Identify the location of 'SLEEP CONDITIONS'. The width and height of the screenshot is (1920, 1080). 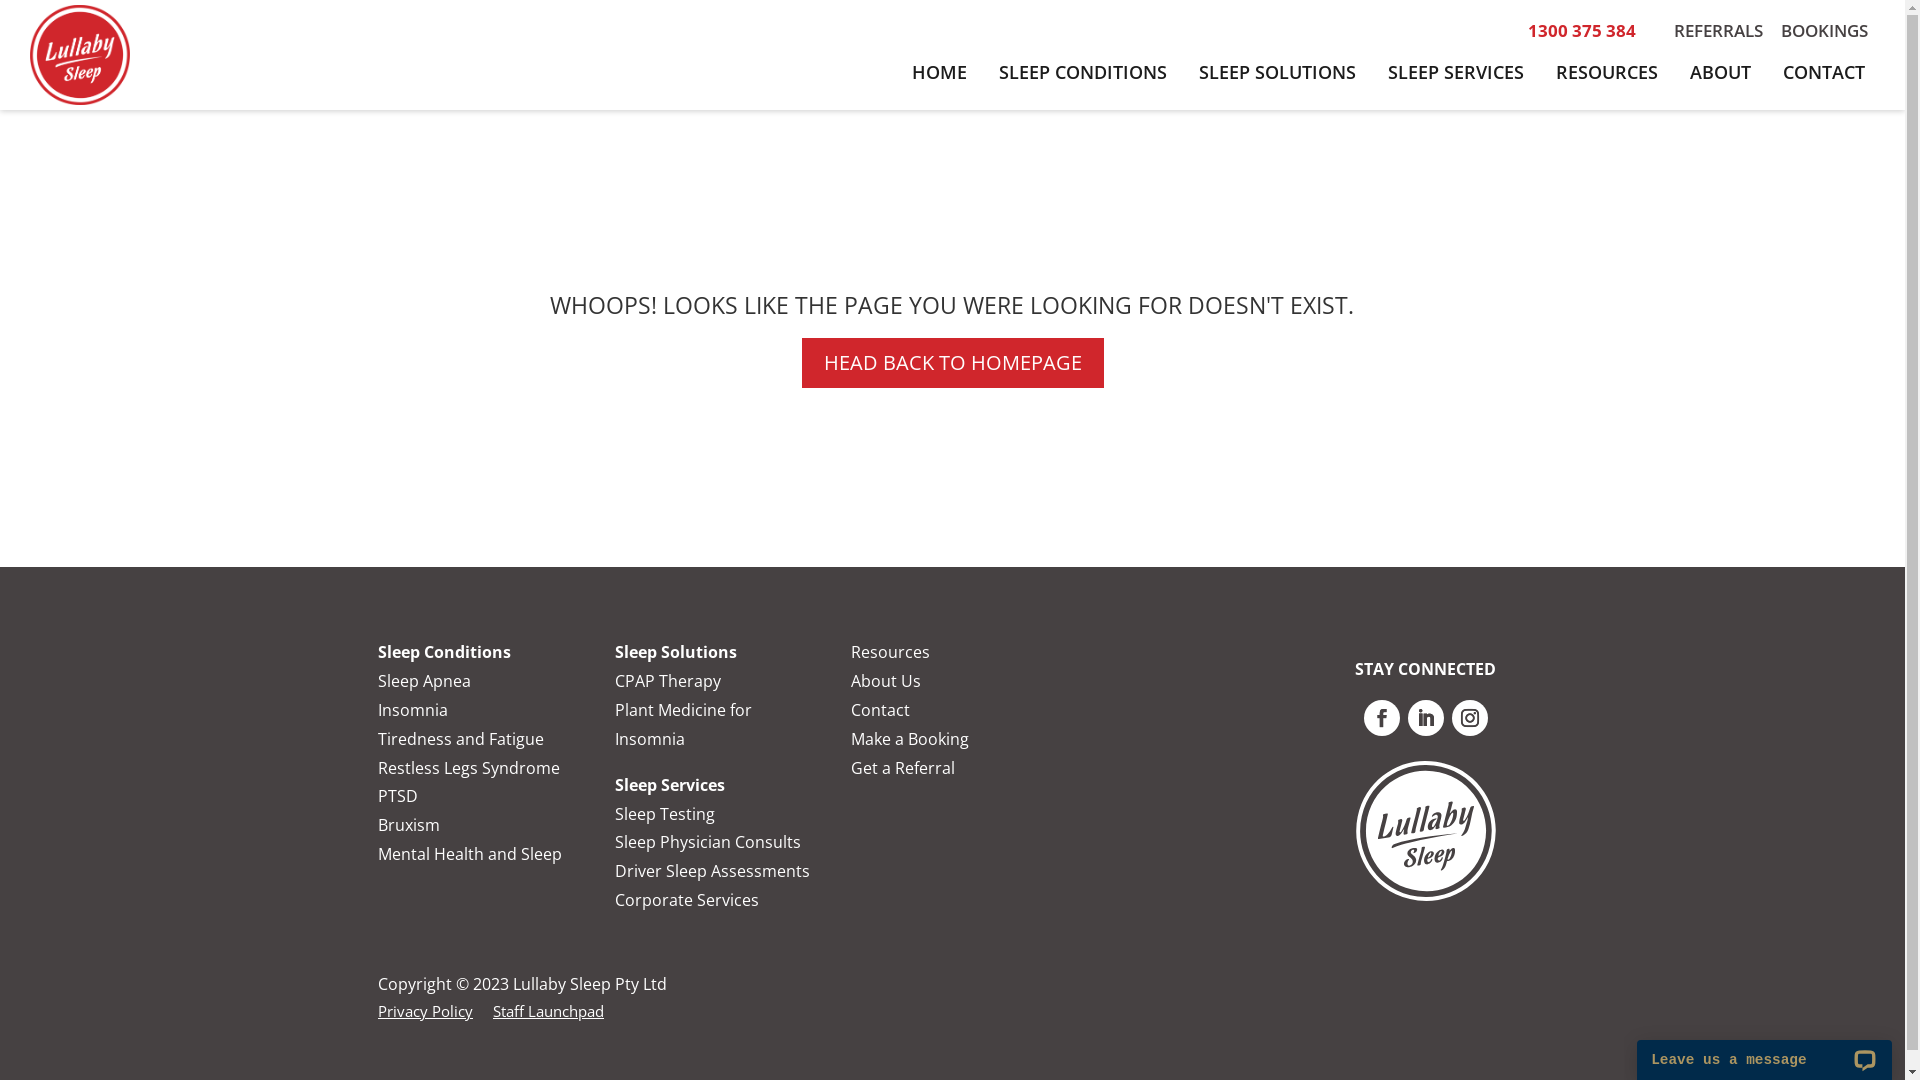
(983, 71).